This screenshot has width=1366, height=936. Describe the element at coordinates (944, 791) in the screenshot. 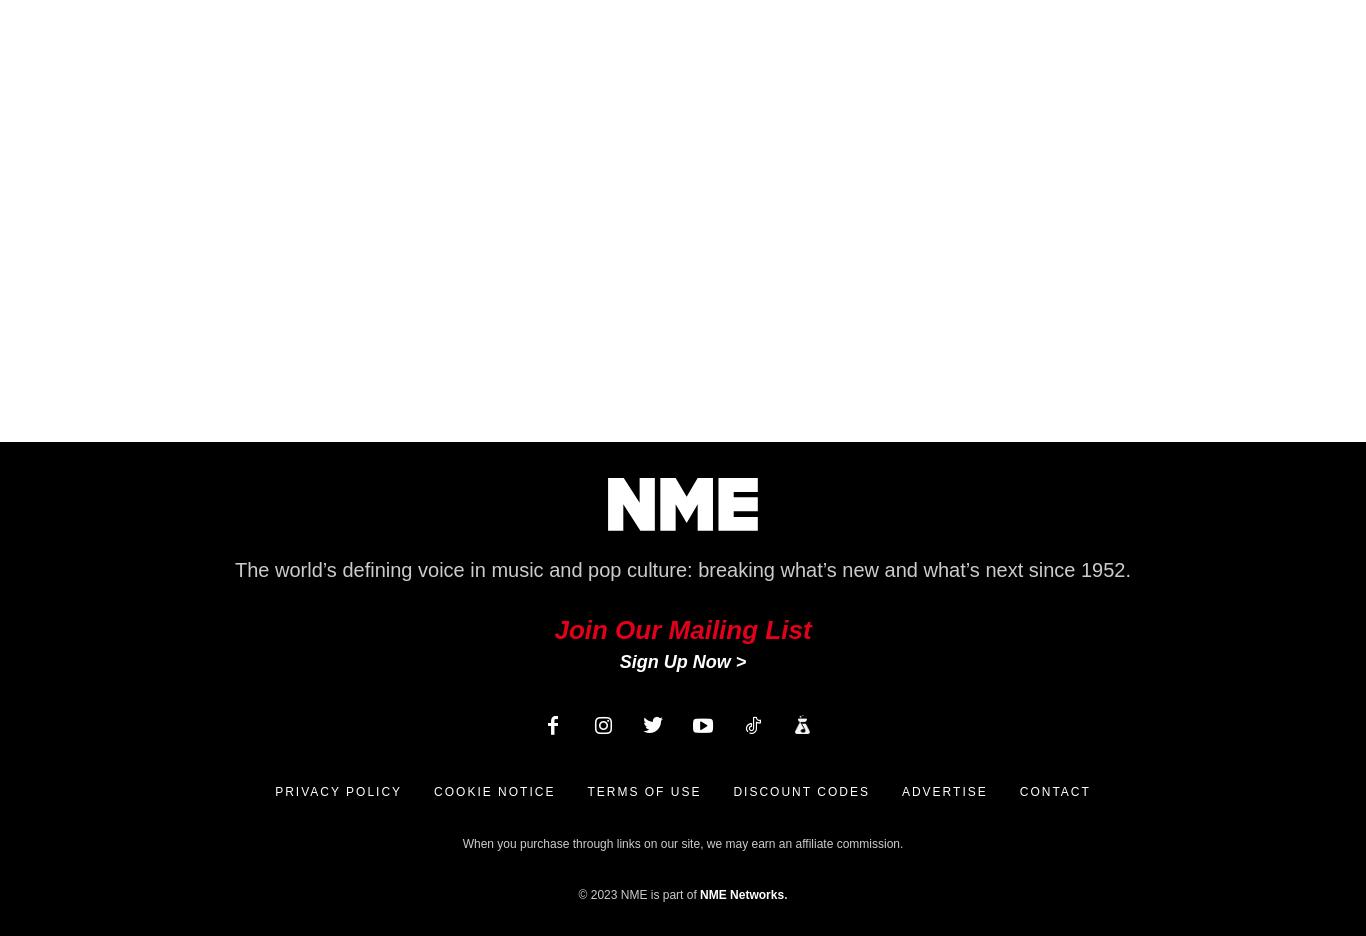

I see `'Advertise'` at that location.